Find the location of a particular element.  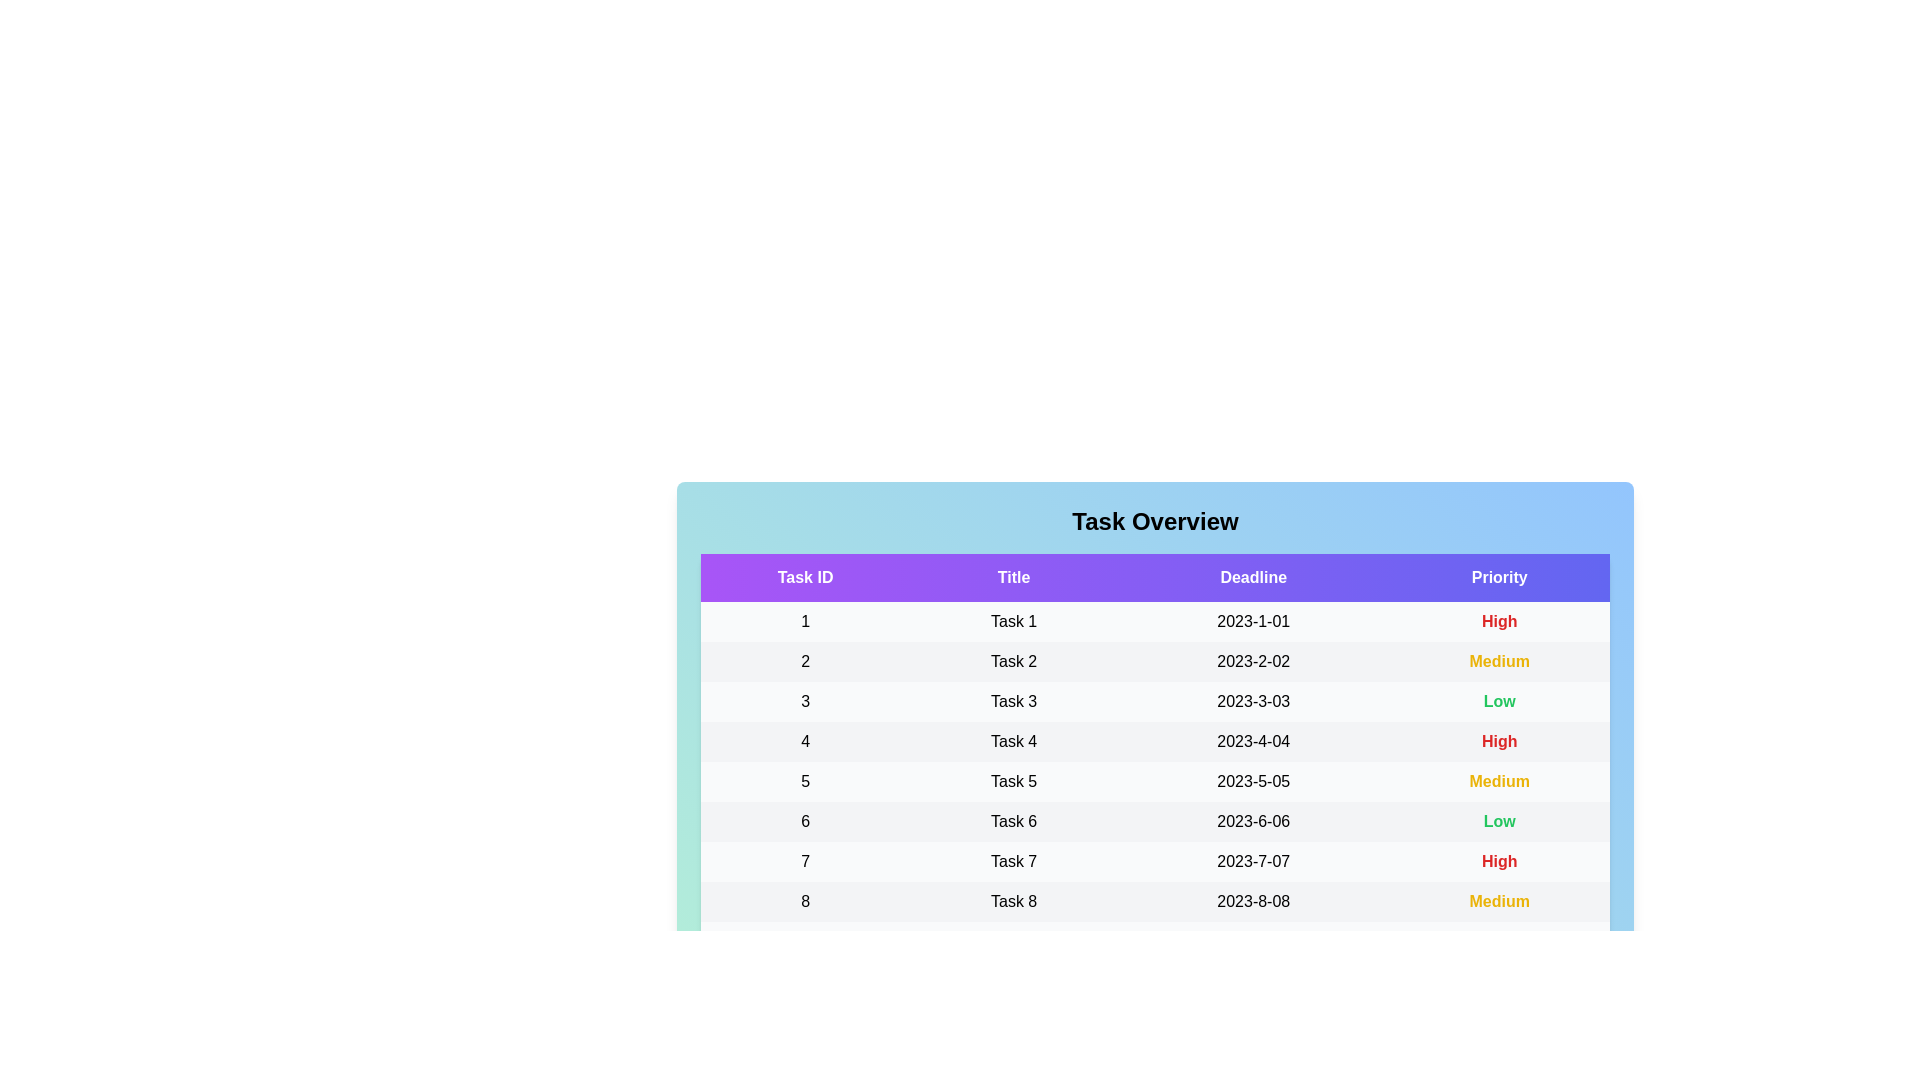

the column header Deadline to sort the tasks by that column is located at coordinates (1252, 578).